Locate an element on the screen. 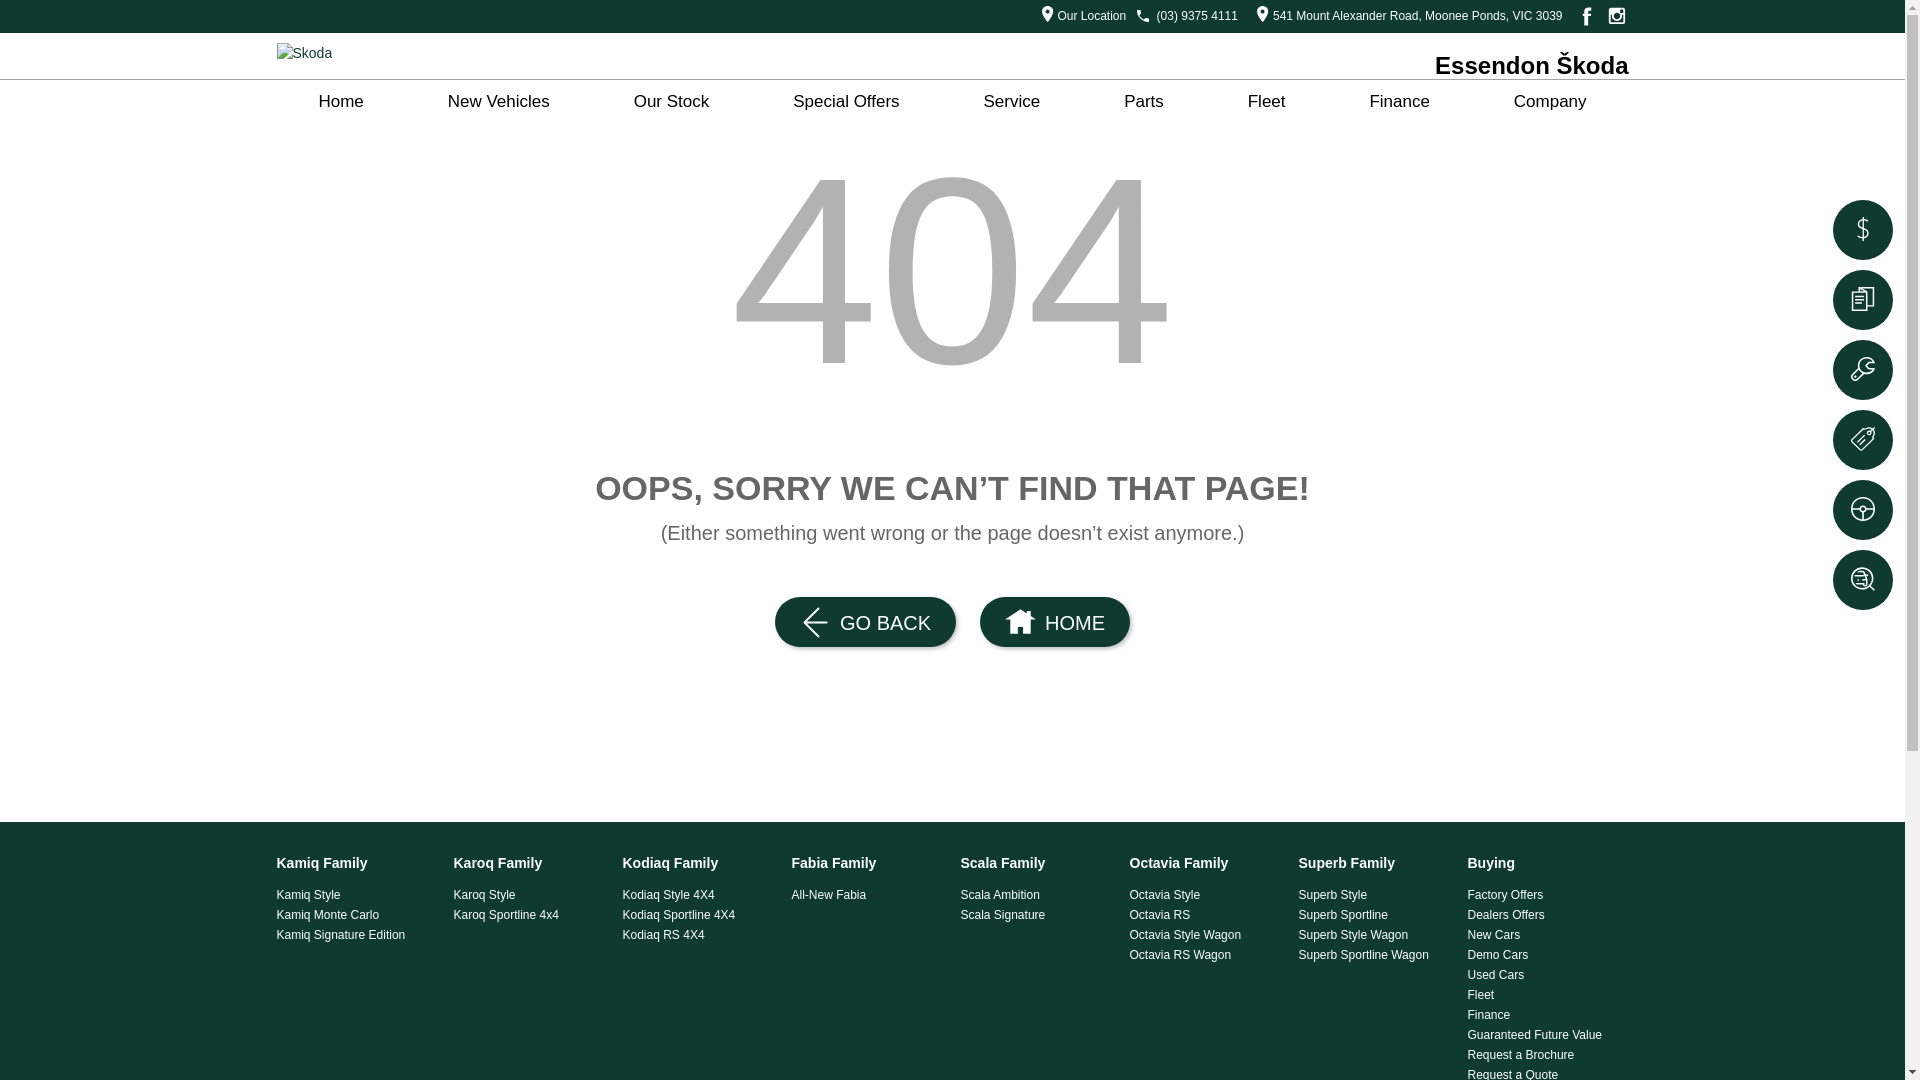 The height and width of the screenshot is (1080, 1920). '541 Mount Alexander Road, Moonee Ponds, VIC 3039' is located at coordinates (1403, 15).